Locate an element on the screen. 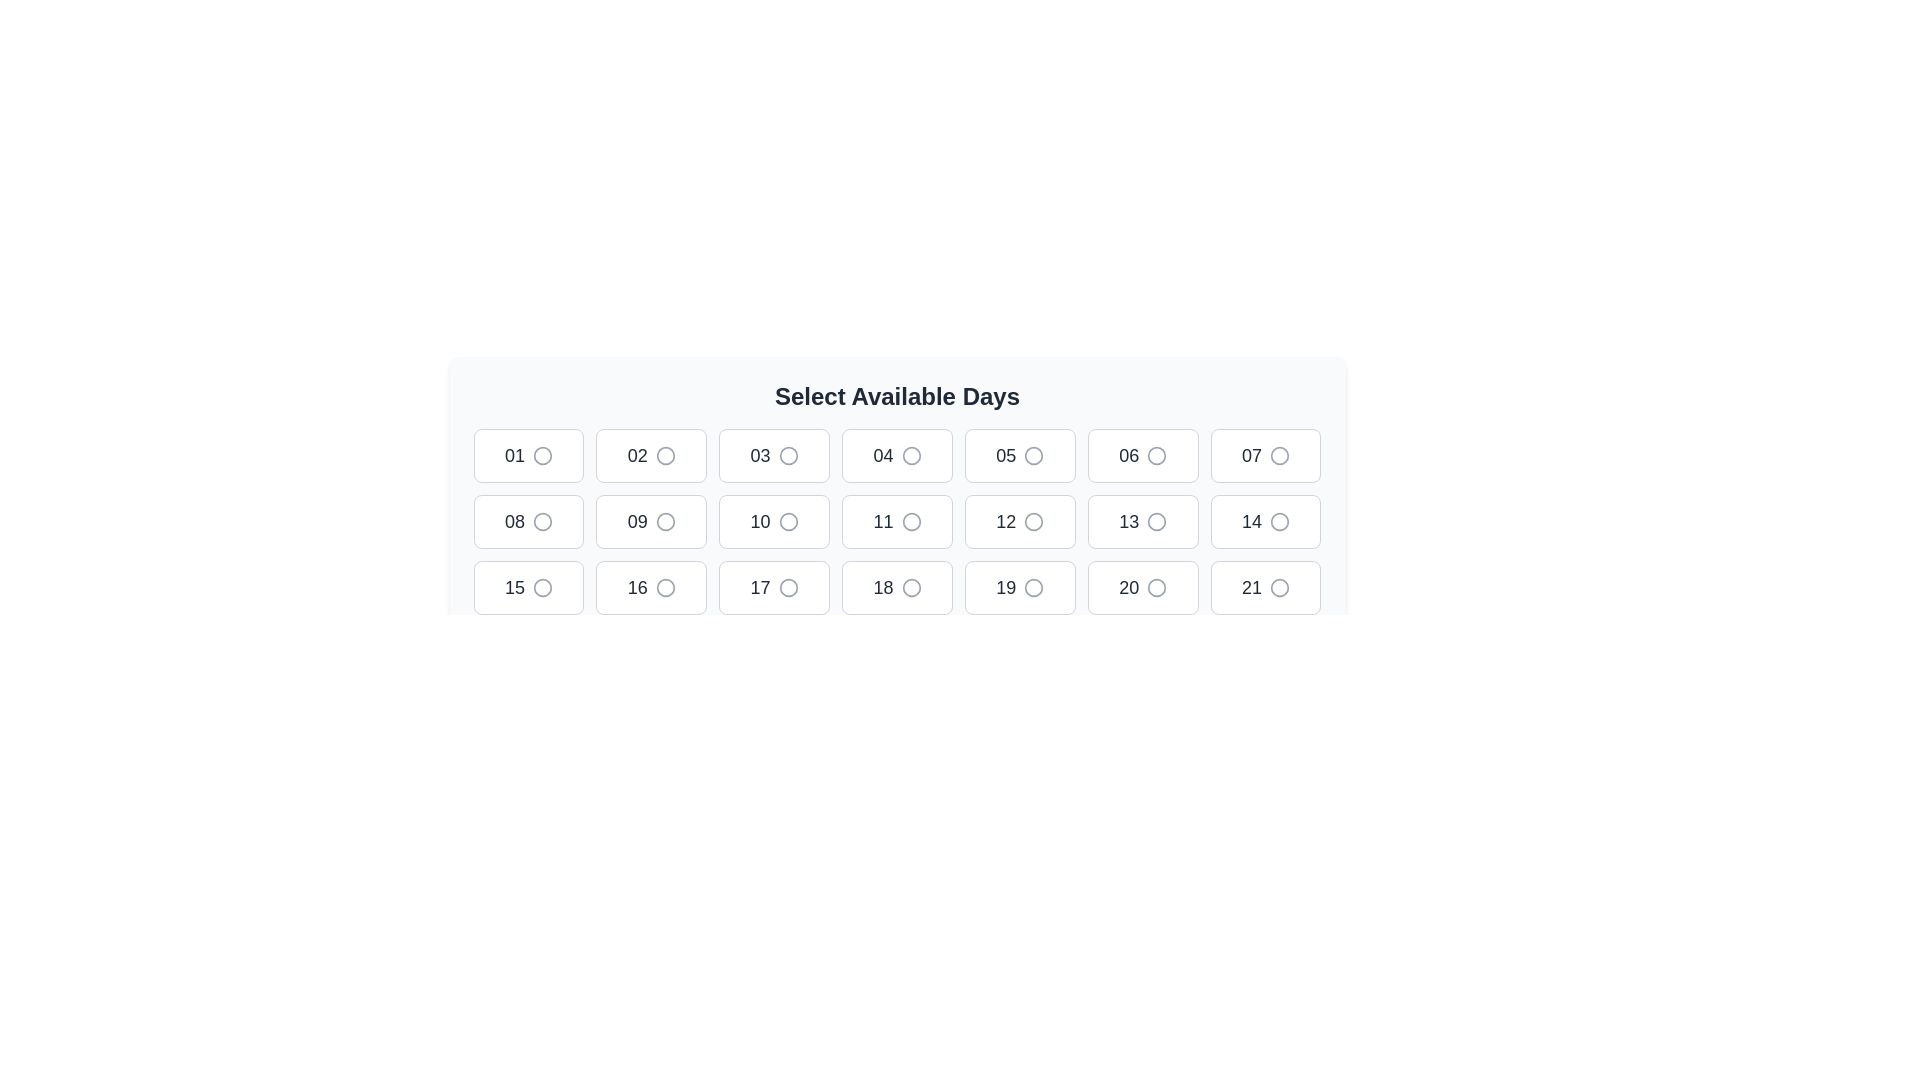  the button displaying the number '17' in the grid layout under the heading 'Select Available Days' is located at coordinates (773, 586).